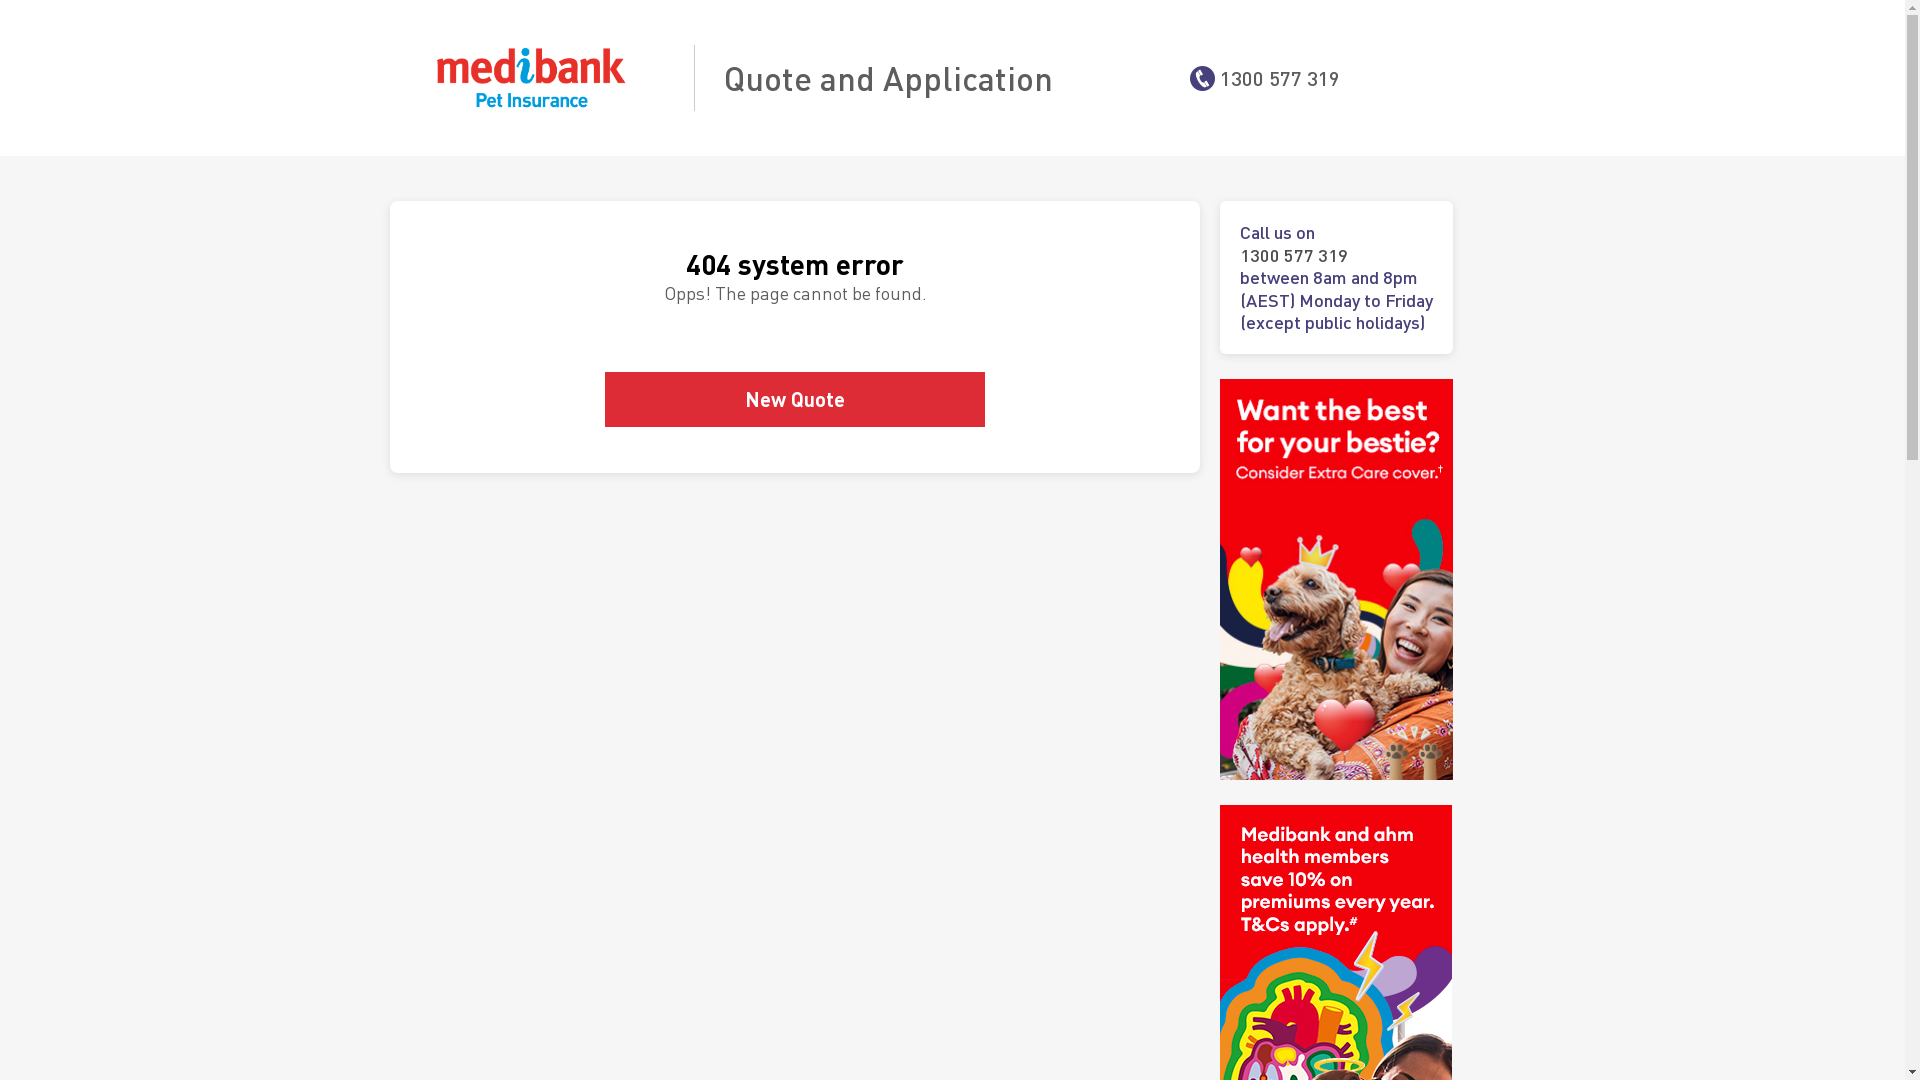 The height and width of the screenshot is (1080, 1920). Describe the element at coordinates (1280, 76) in the screenshot. I see `'1300 577 319'` at that location.